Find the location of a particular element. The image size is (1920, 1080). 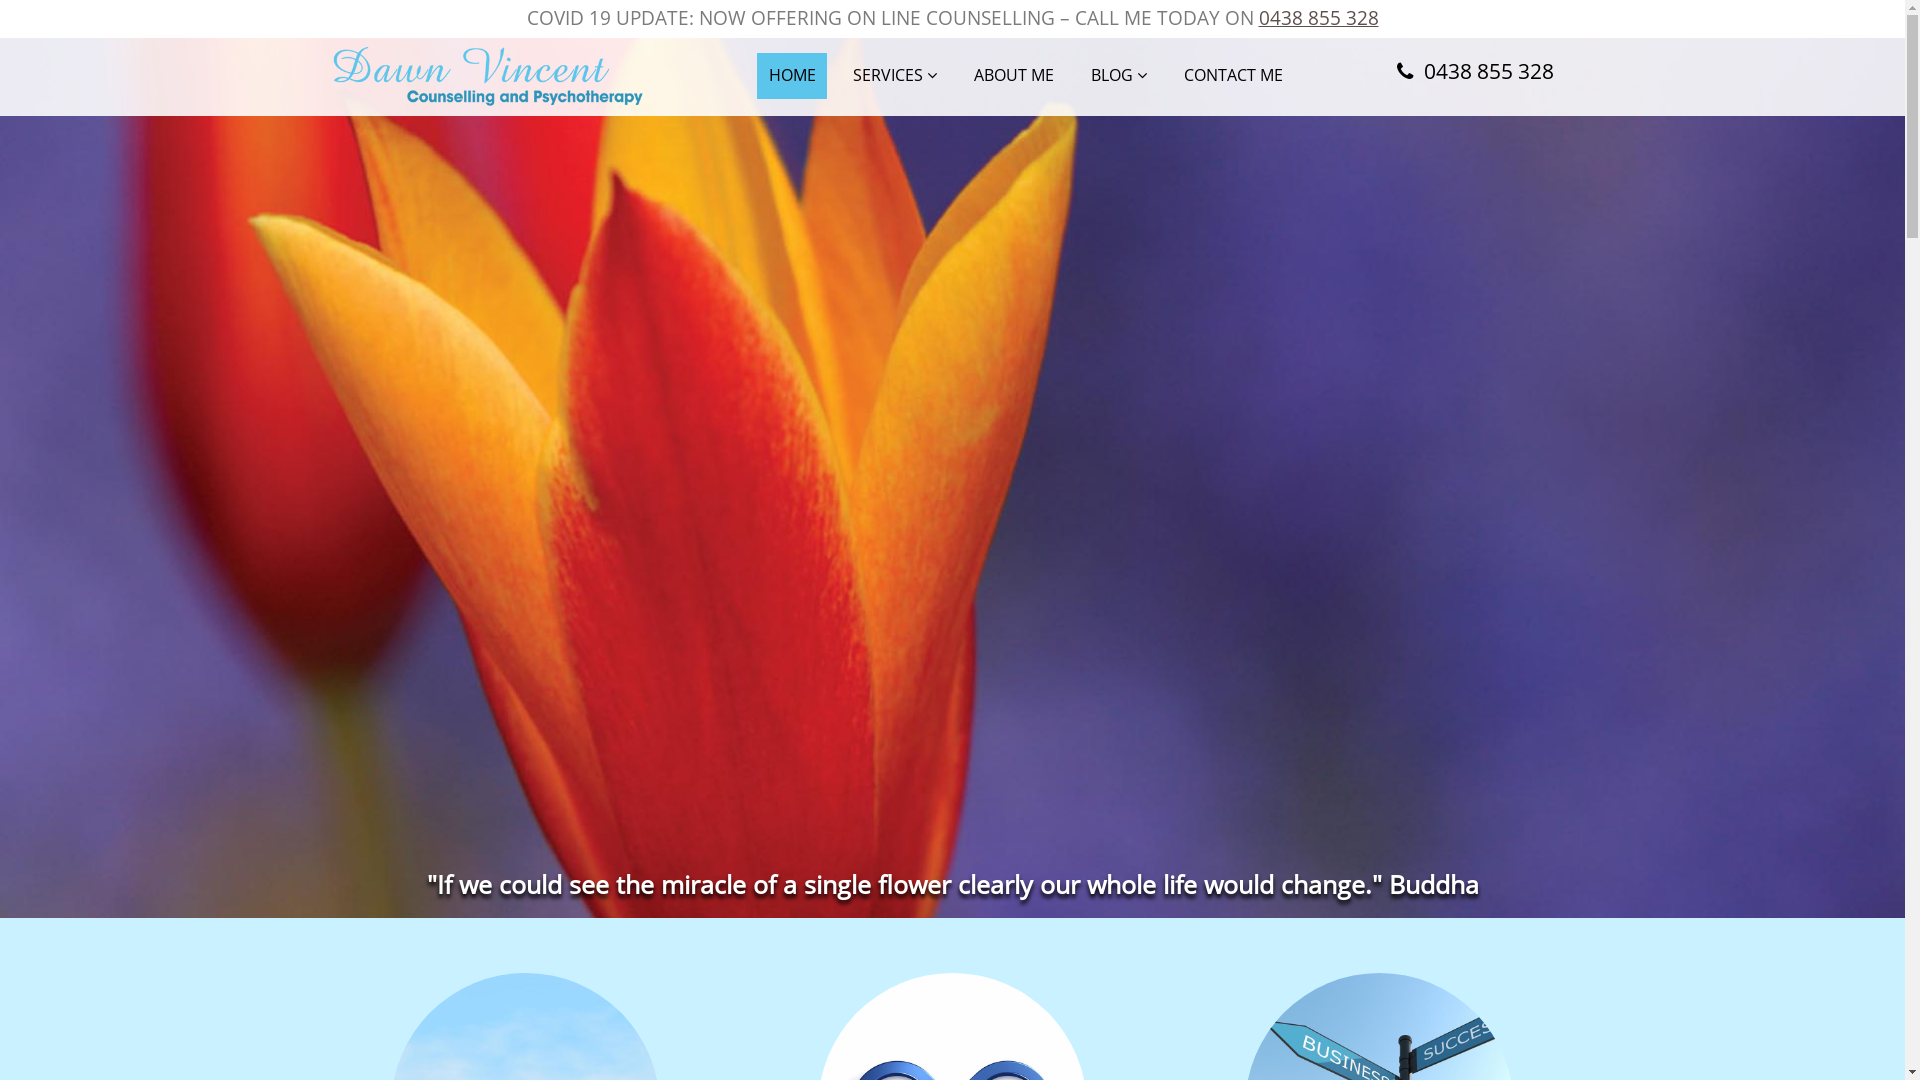

'HOME' is located at coordinates (791, 75).